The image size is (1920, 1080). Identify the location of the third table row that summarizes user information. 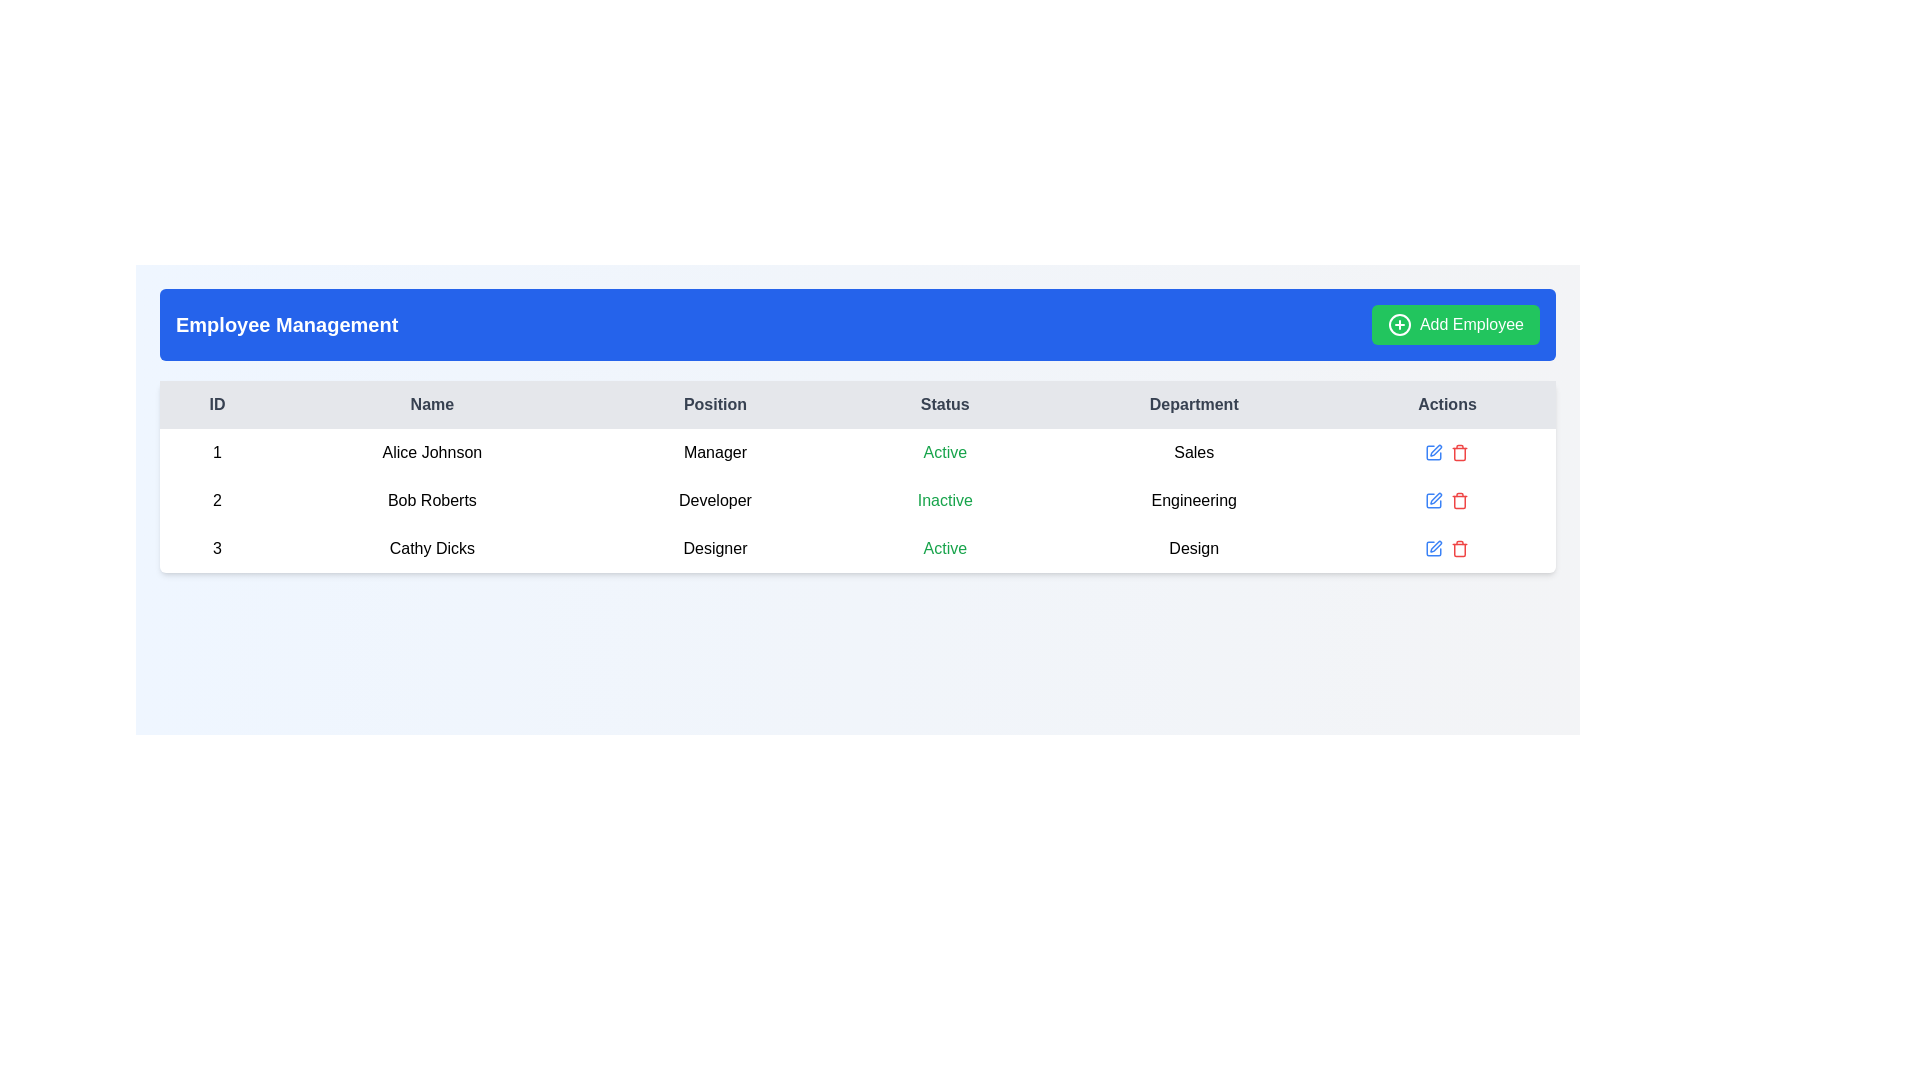
(858, 548).